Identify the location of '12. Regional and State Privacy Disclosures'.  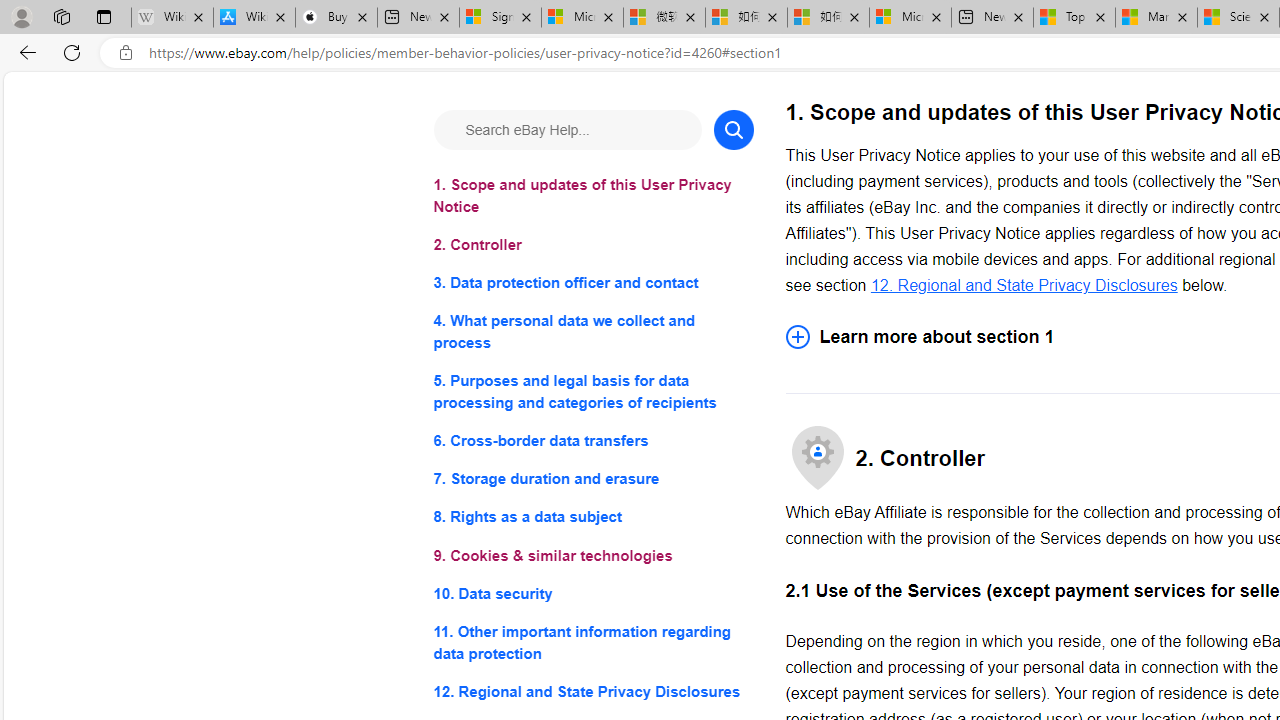
(1024, 284).